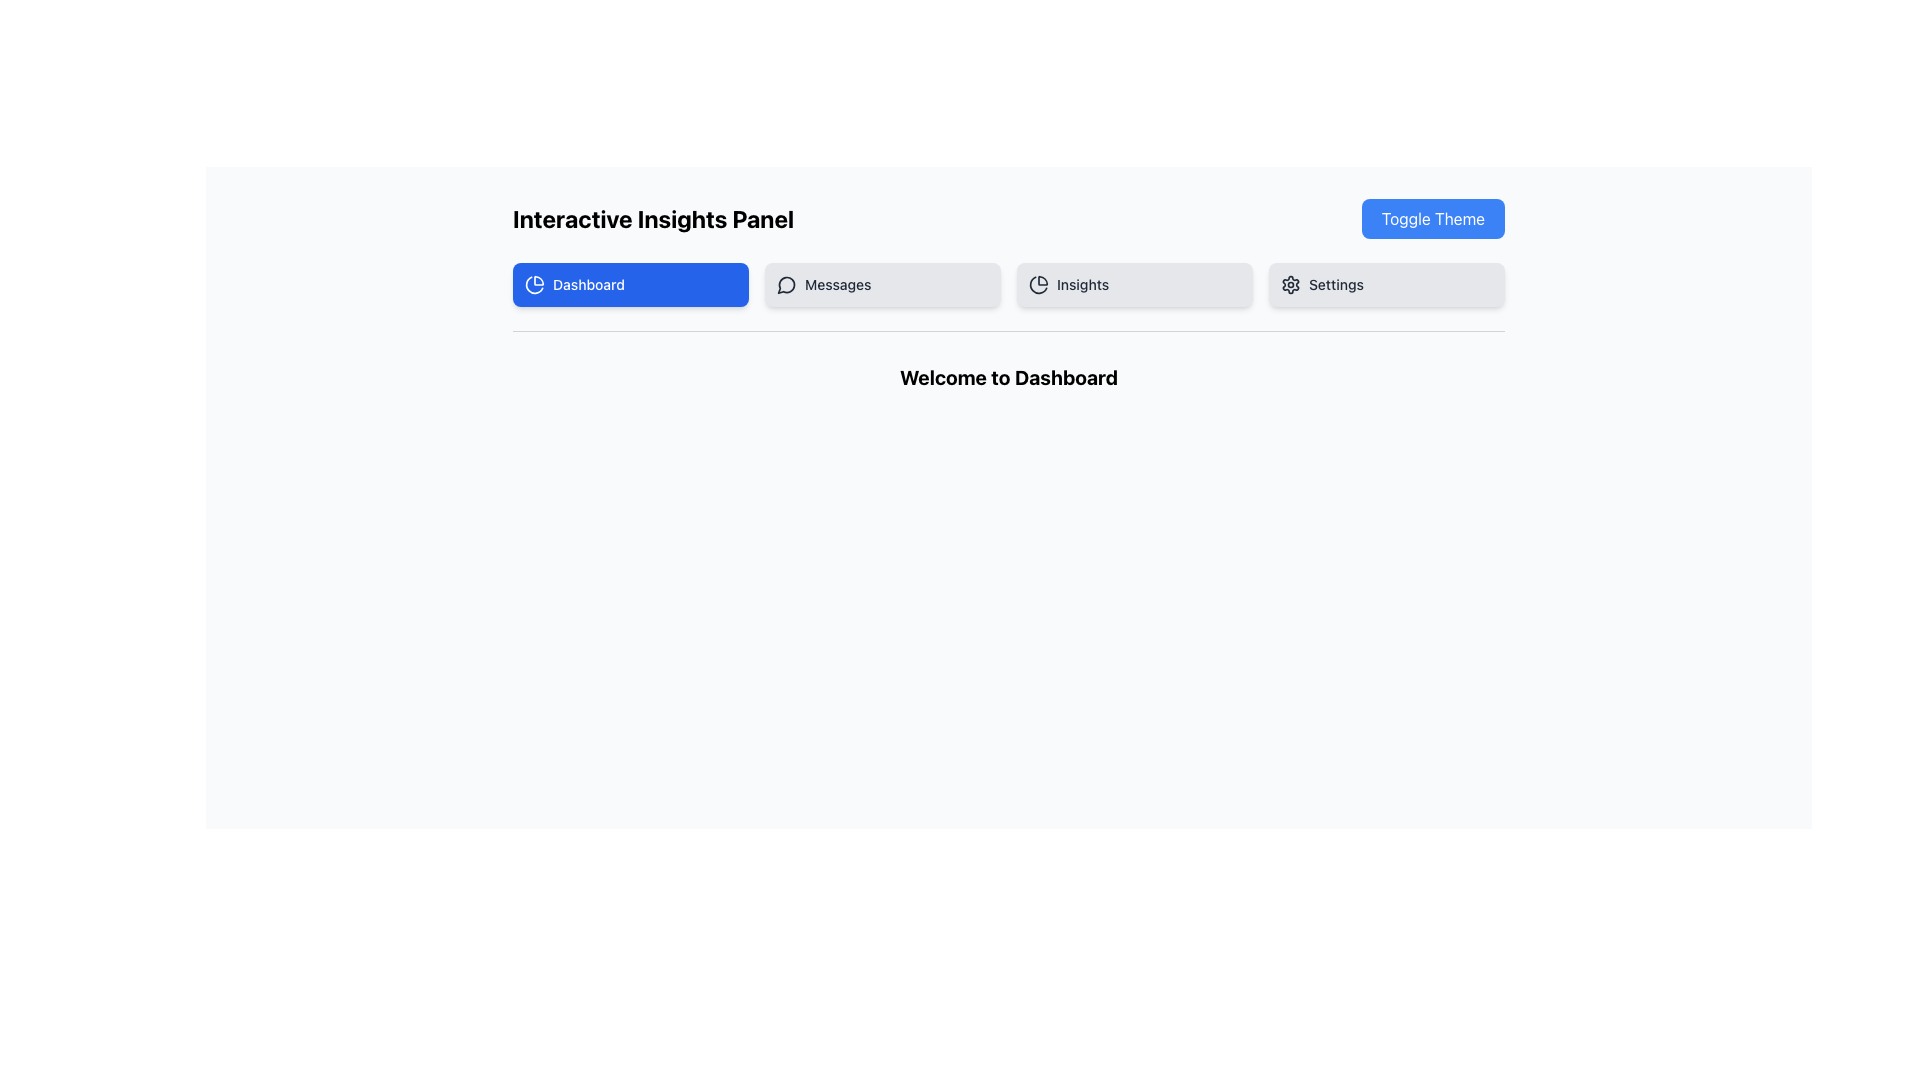  I want to click on the 'Insights' button, which contains a pie chart icon to the left of the text label 'Insights', so click(1038, 285).